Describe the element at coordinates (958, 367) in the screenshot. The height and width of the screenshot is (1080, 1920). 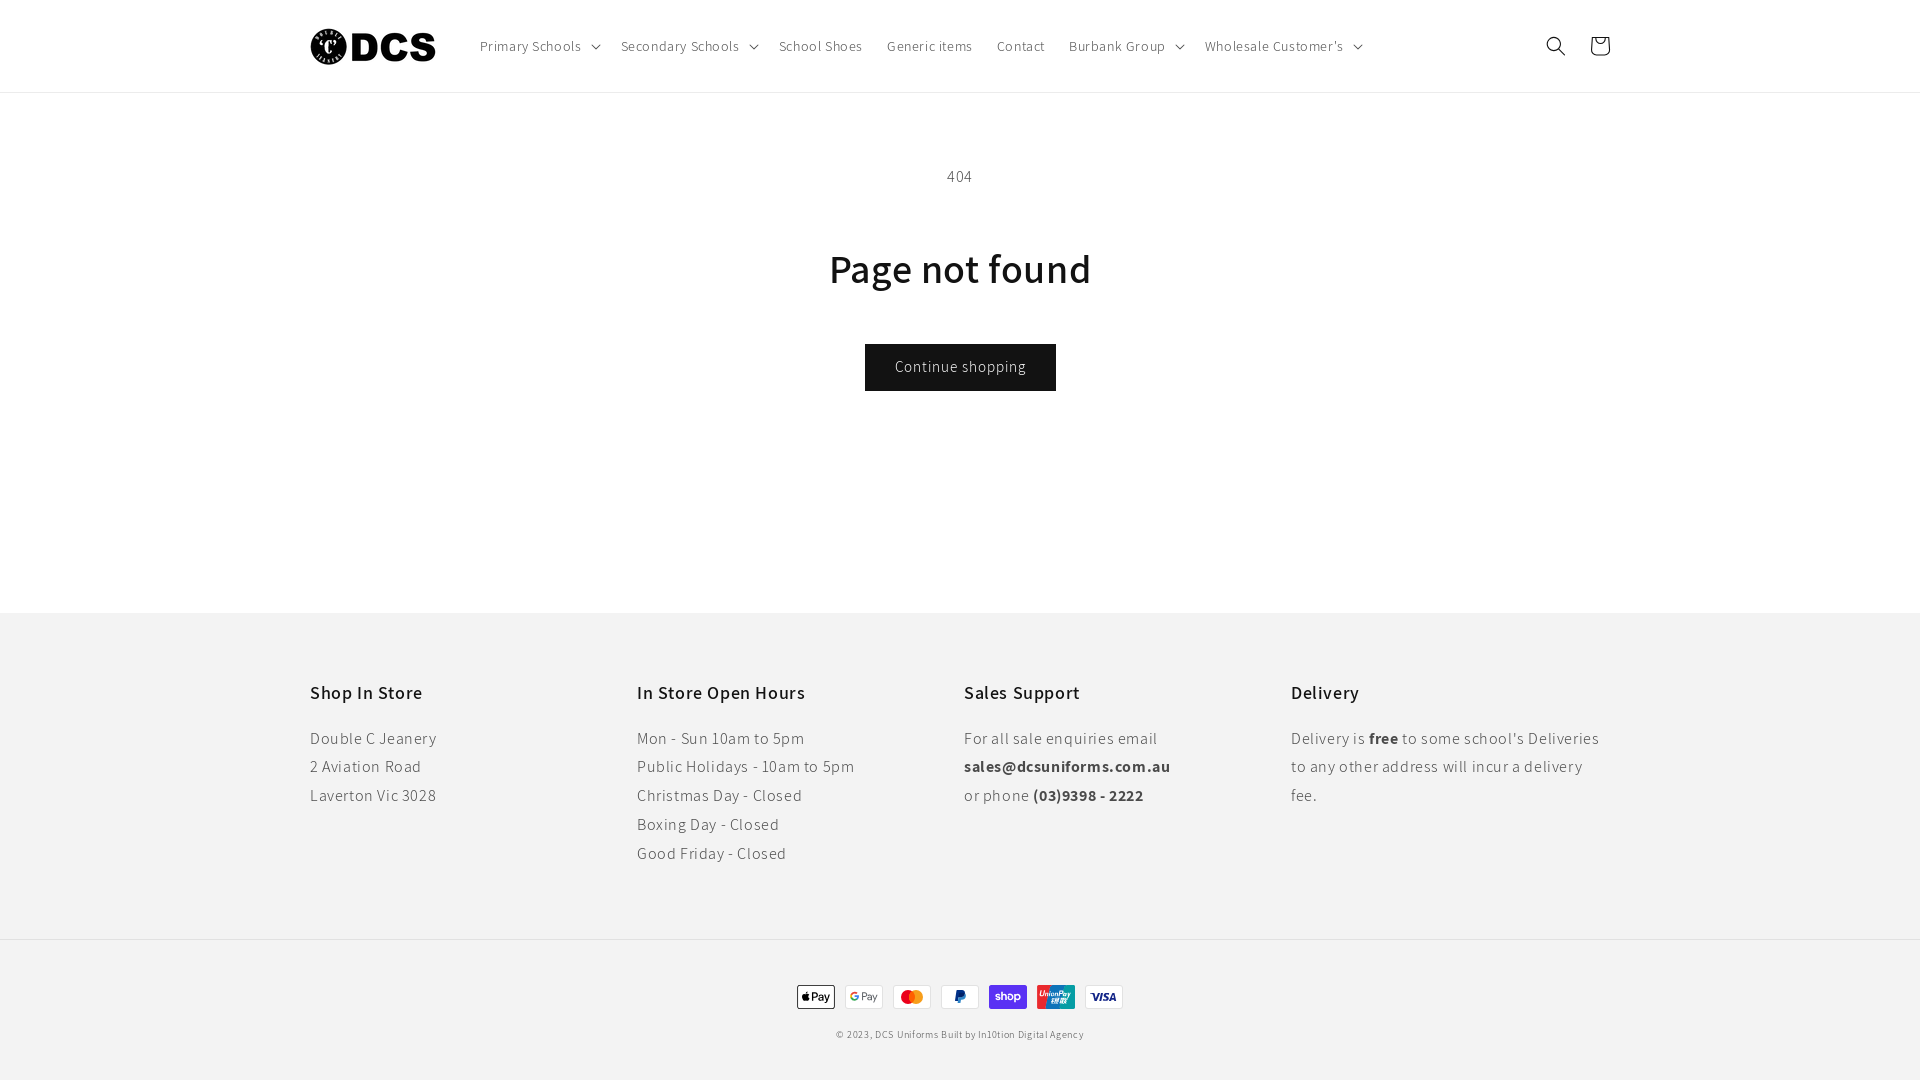
I see `'Continue shopping'` at that location.